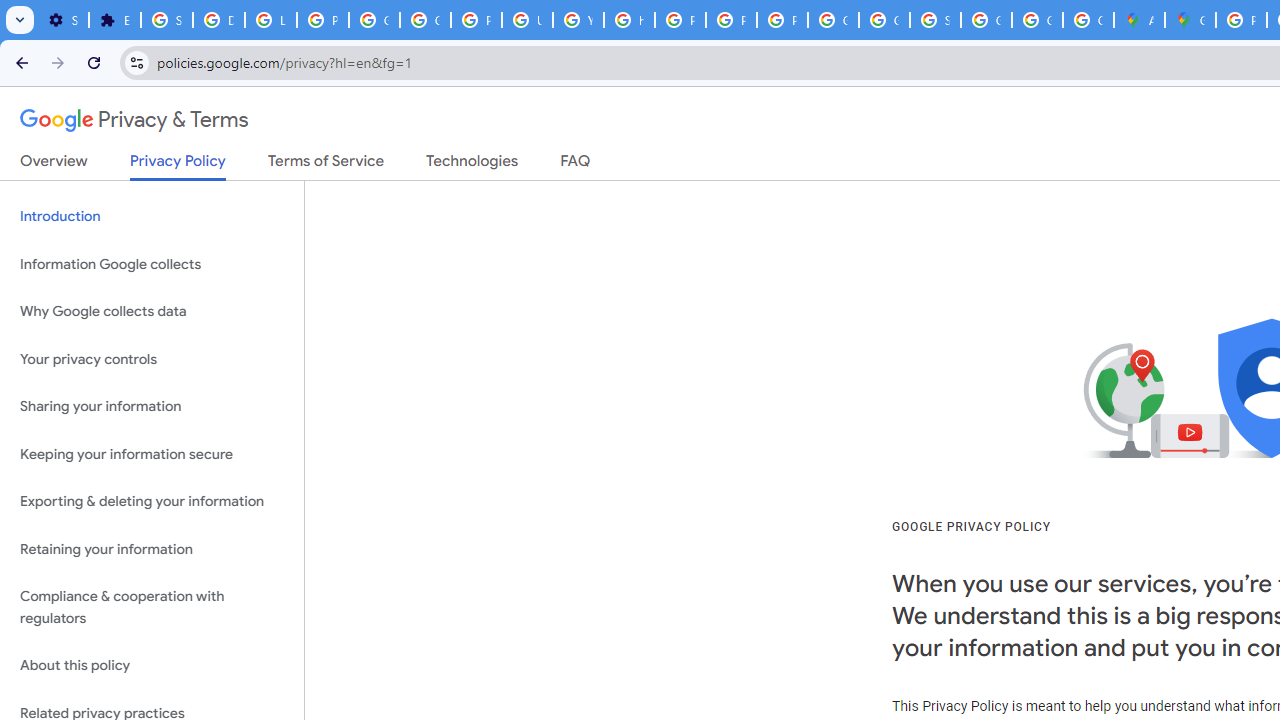 This screenshot has width=1280, height=720. What do you see at coordinates (63, 20) in the screenshot?
I see `'Settings - On startup'` at bounding box center [63, 20].